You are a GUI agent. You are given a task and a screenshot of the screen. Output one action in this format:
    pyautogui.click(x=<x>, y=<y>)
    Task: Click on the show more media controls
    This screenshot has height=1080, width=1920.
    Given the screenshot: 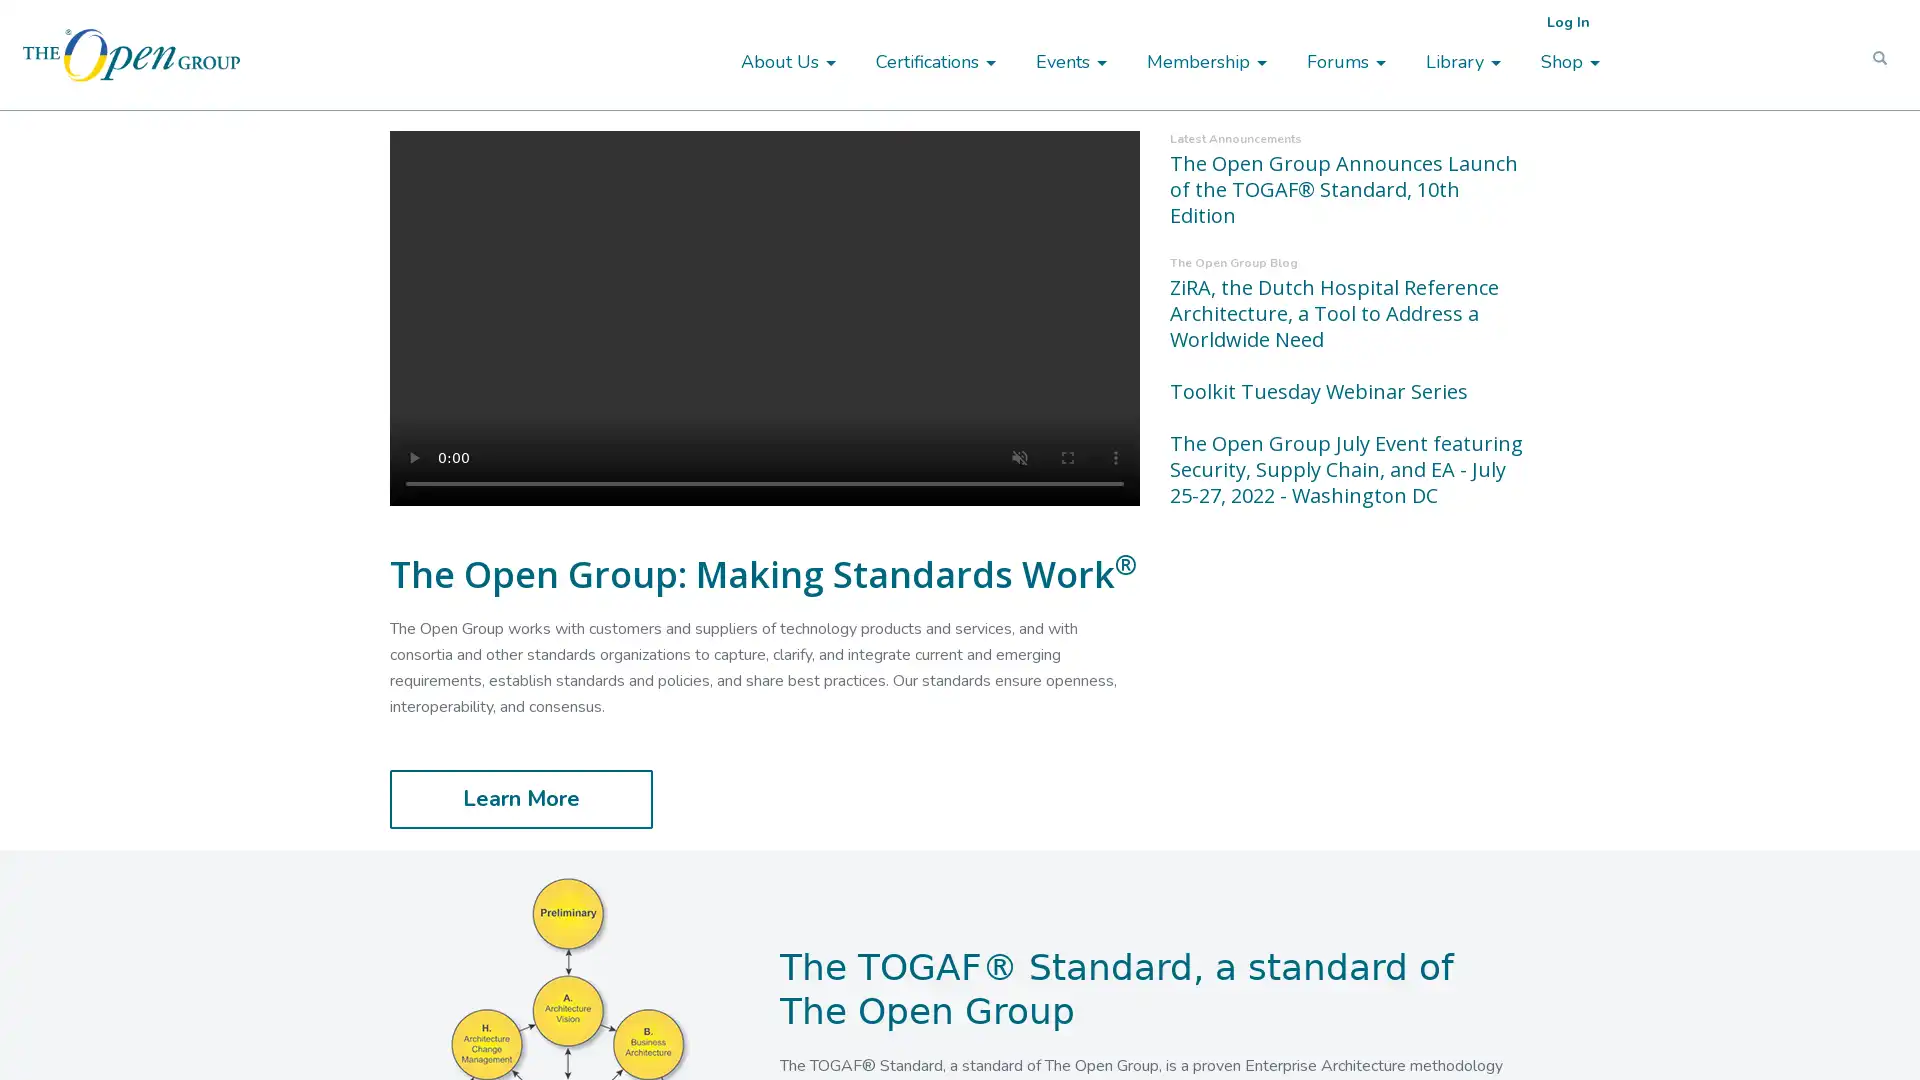 What is the action you would take?
    pyautogui.click(x=1115, y=458)
    